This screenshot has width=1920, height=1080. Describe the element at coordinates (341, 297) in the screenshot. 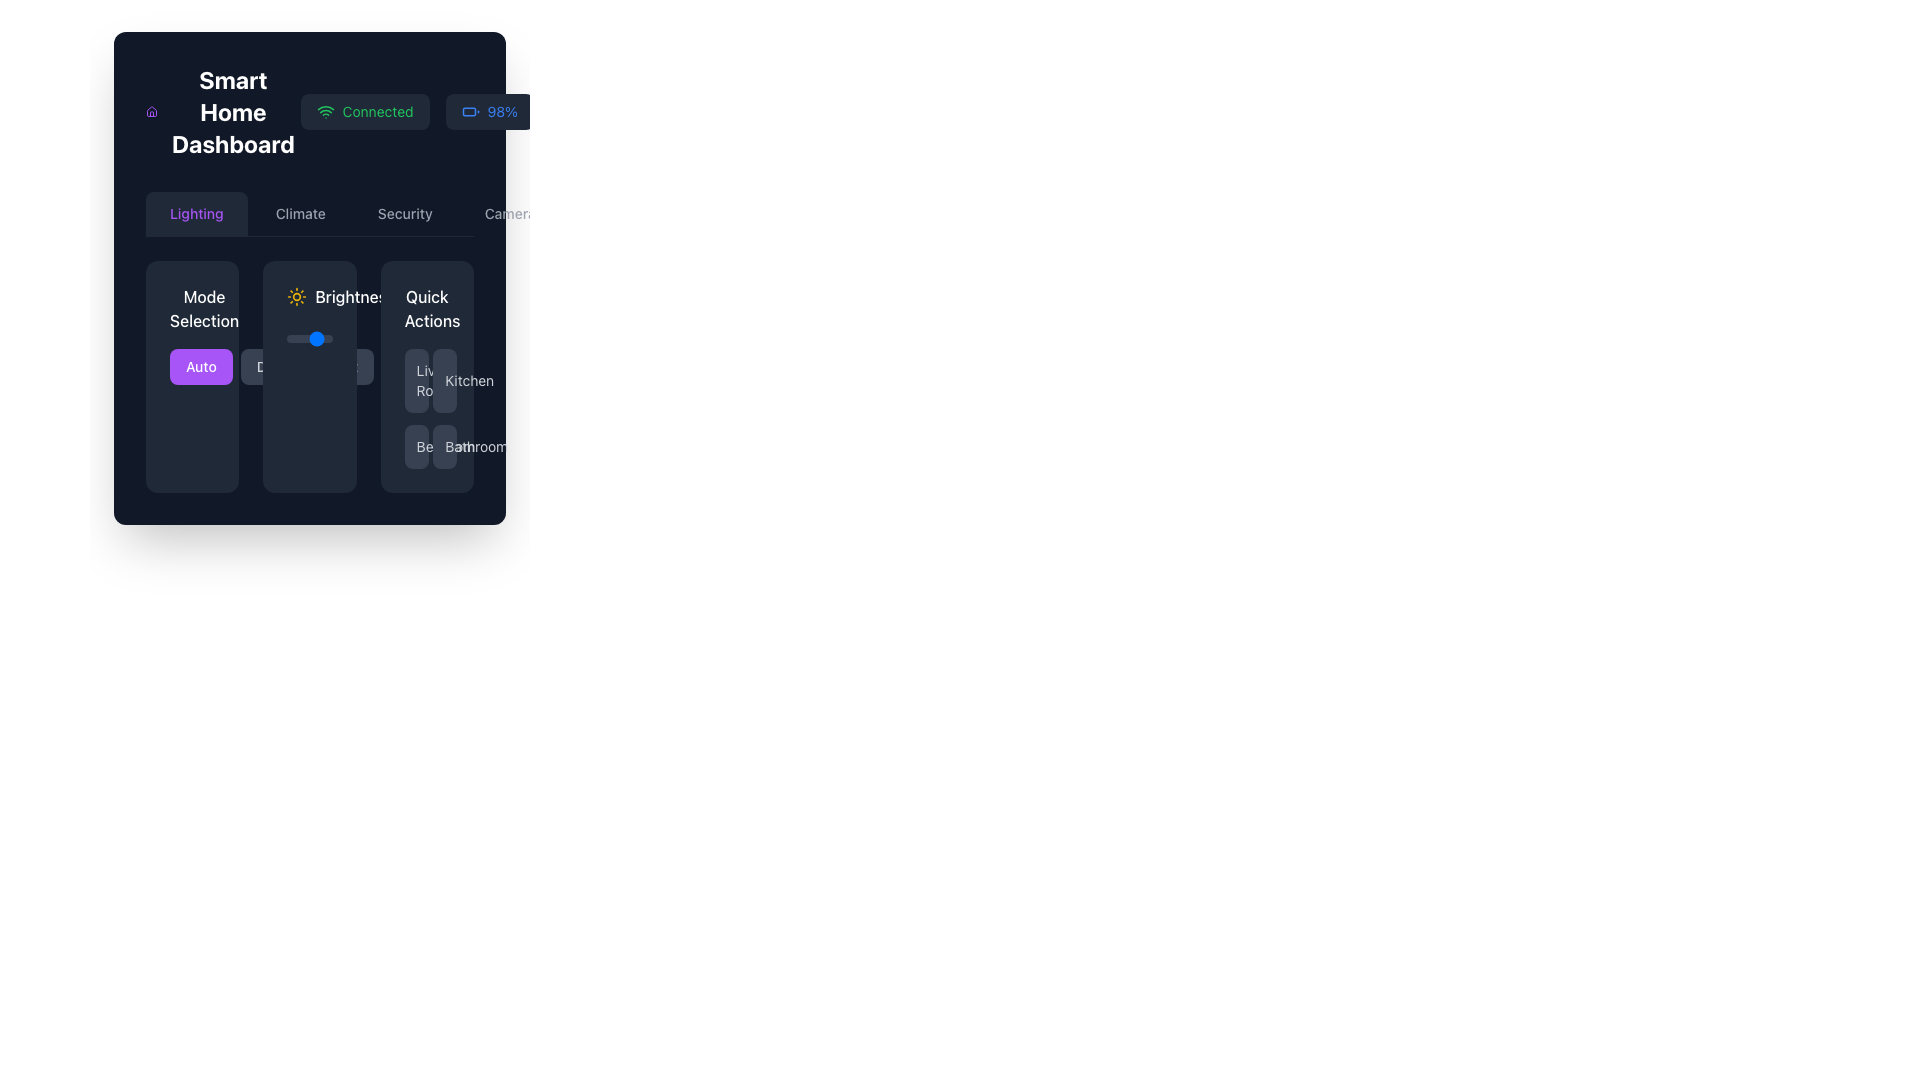

I see `the 'Brightness' label with the sun icon` at that location.